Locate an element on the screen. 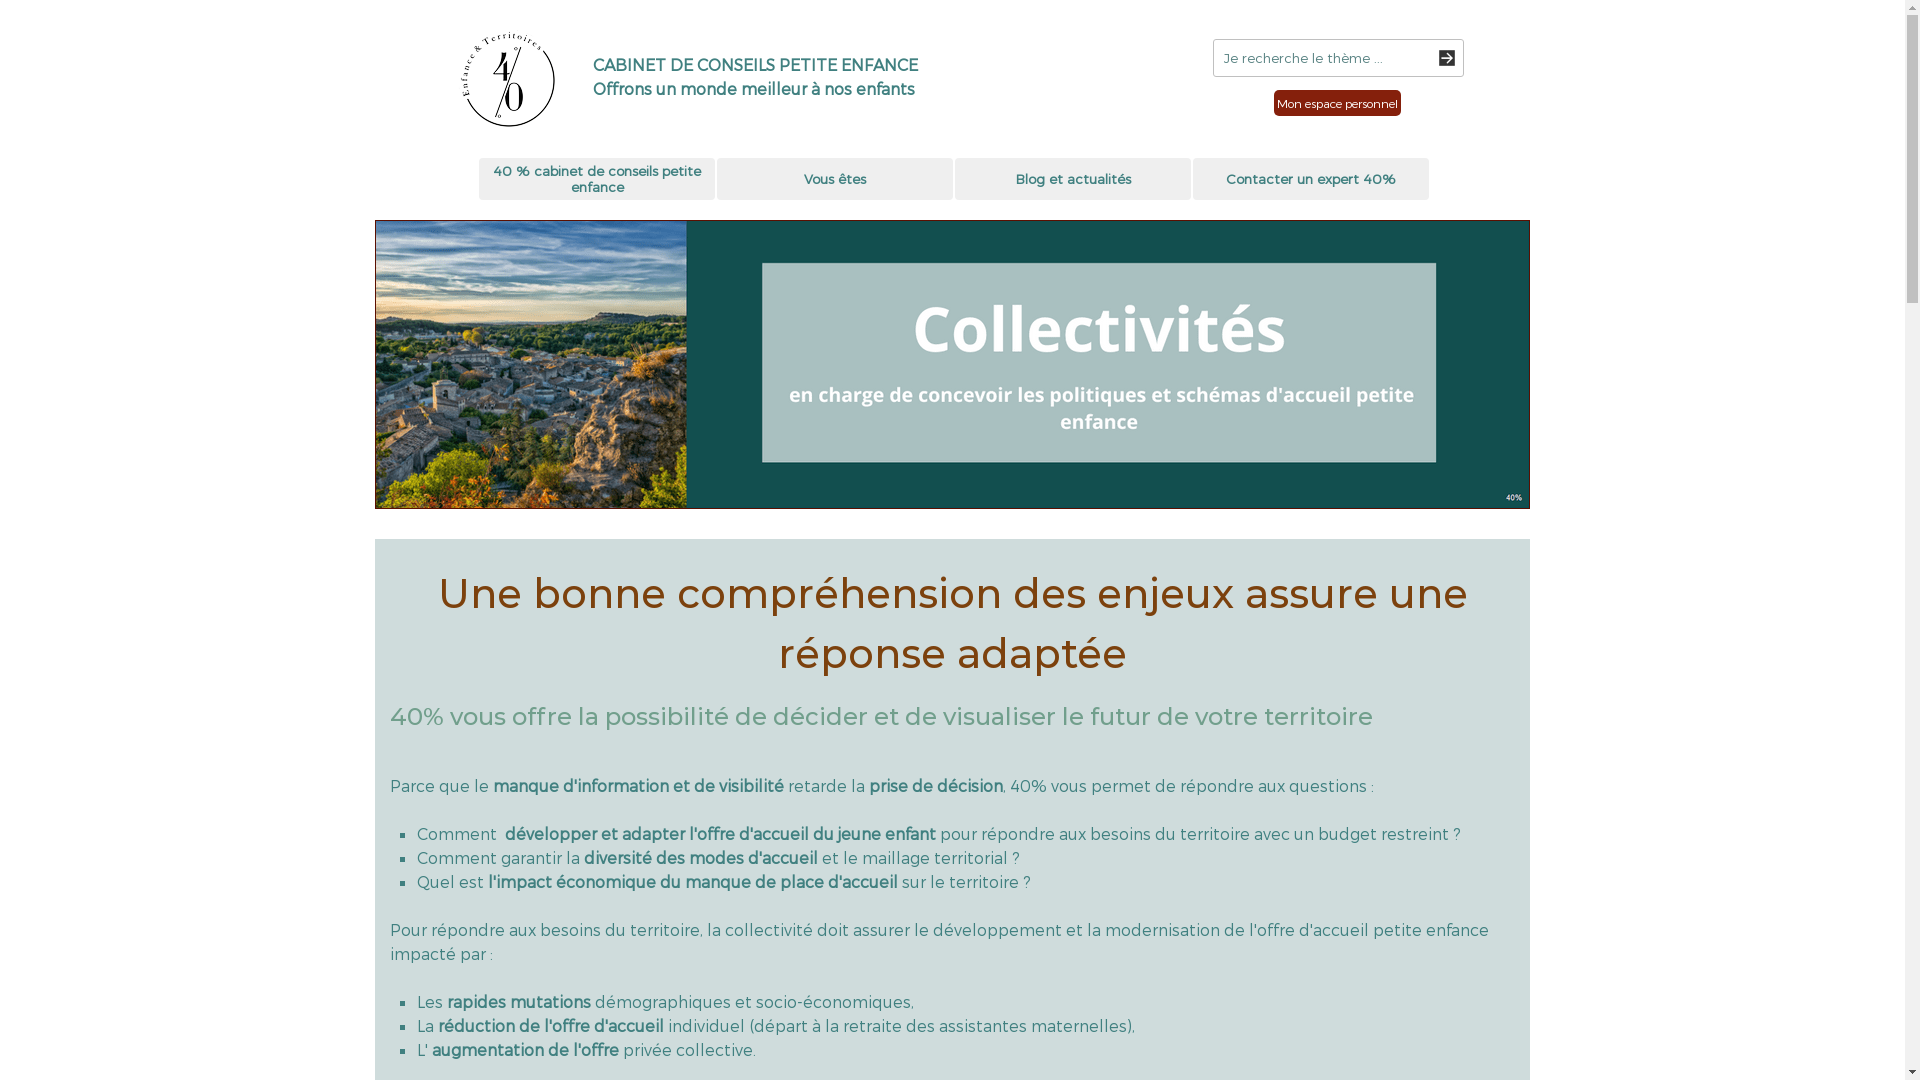 Image resolution: width=1920 pixels, height=1080 pixels. '40 % cabinet de conseils petite enfance' is located at coordinates (478, 177).